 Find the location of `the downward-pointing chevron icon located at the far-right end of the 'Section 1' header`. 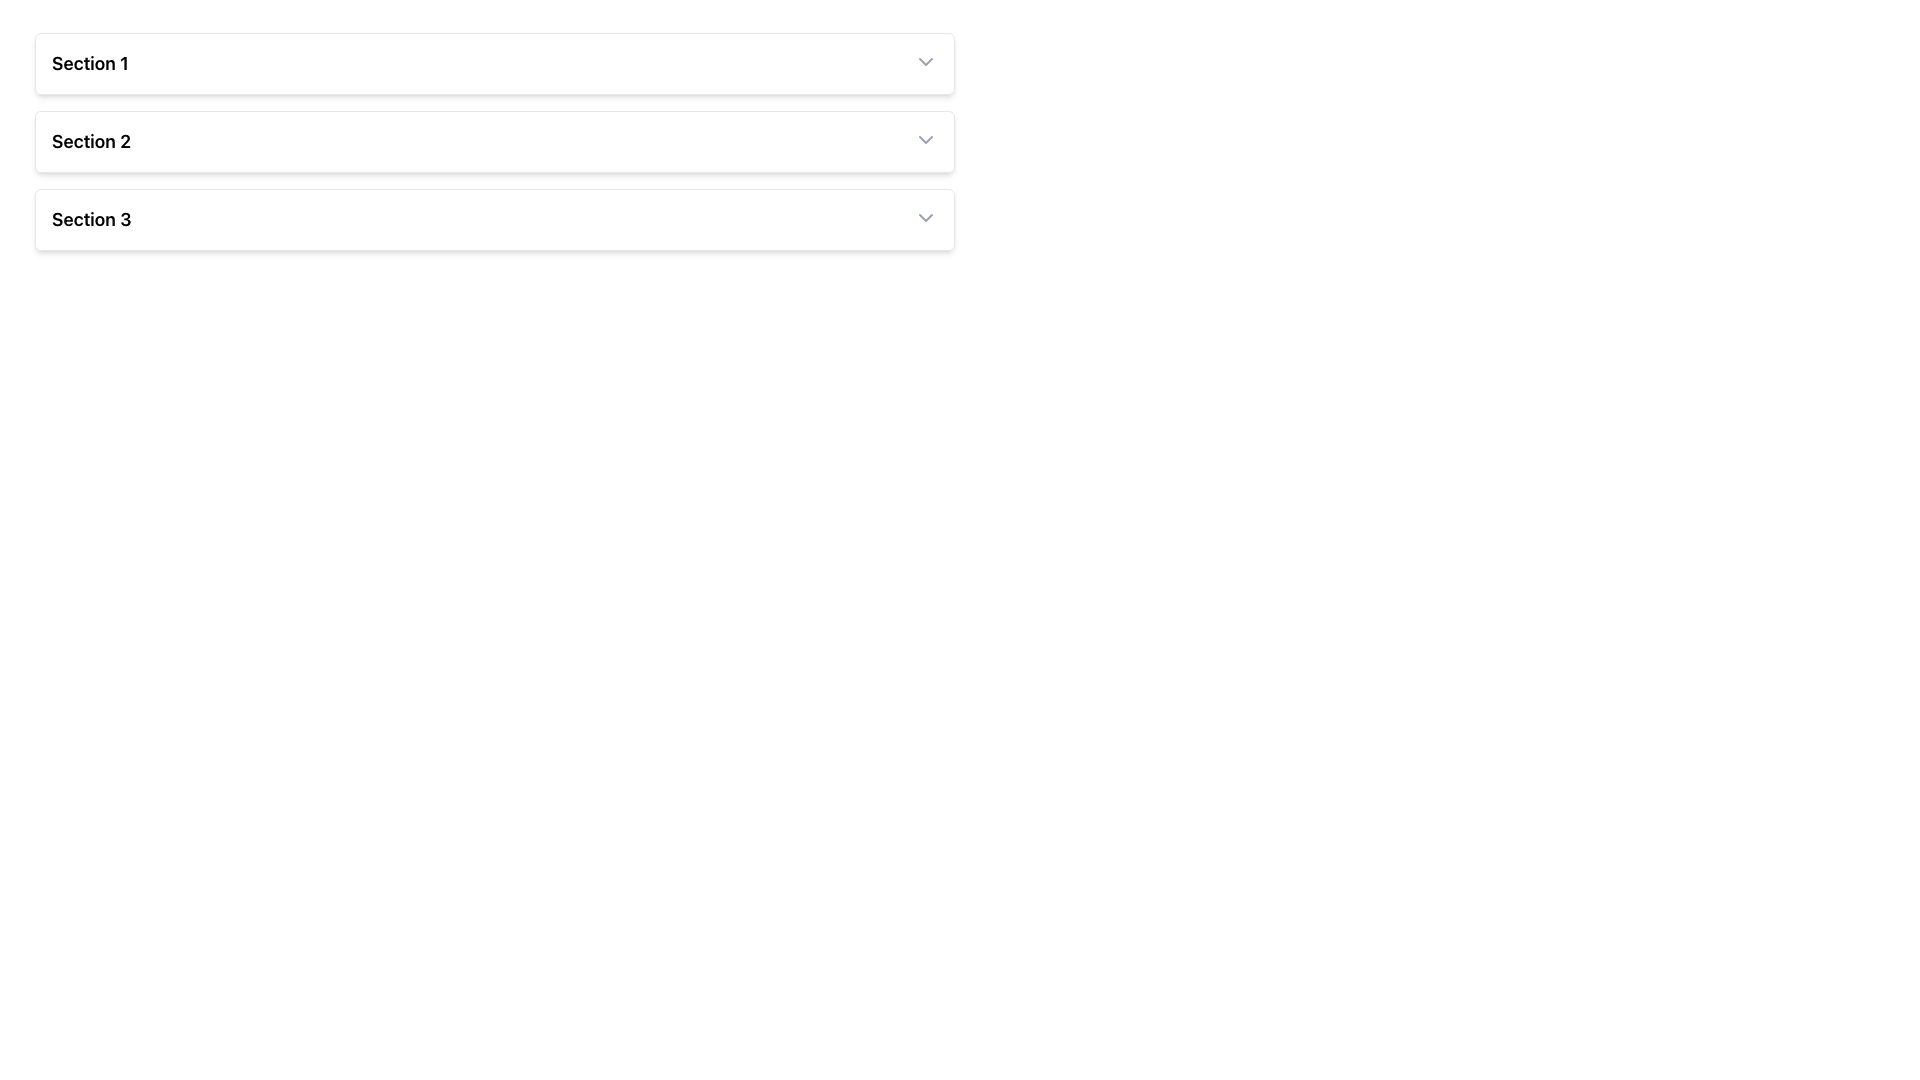

the downward-pointing chevron icon located at the far-right end of the 'Section 1' header is located at coordinates (925, 60).